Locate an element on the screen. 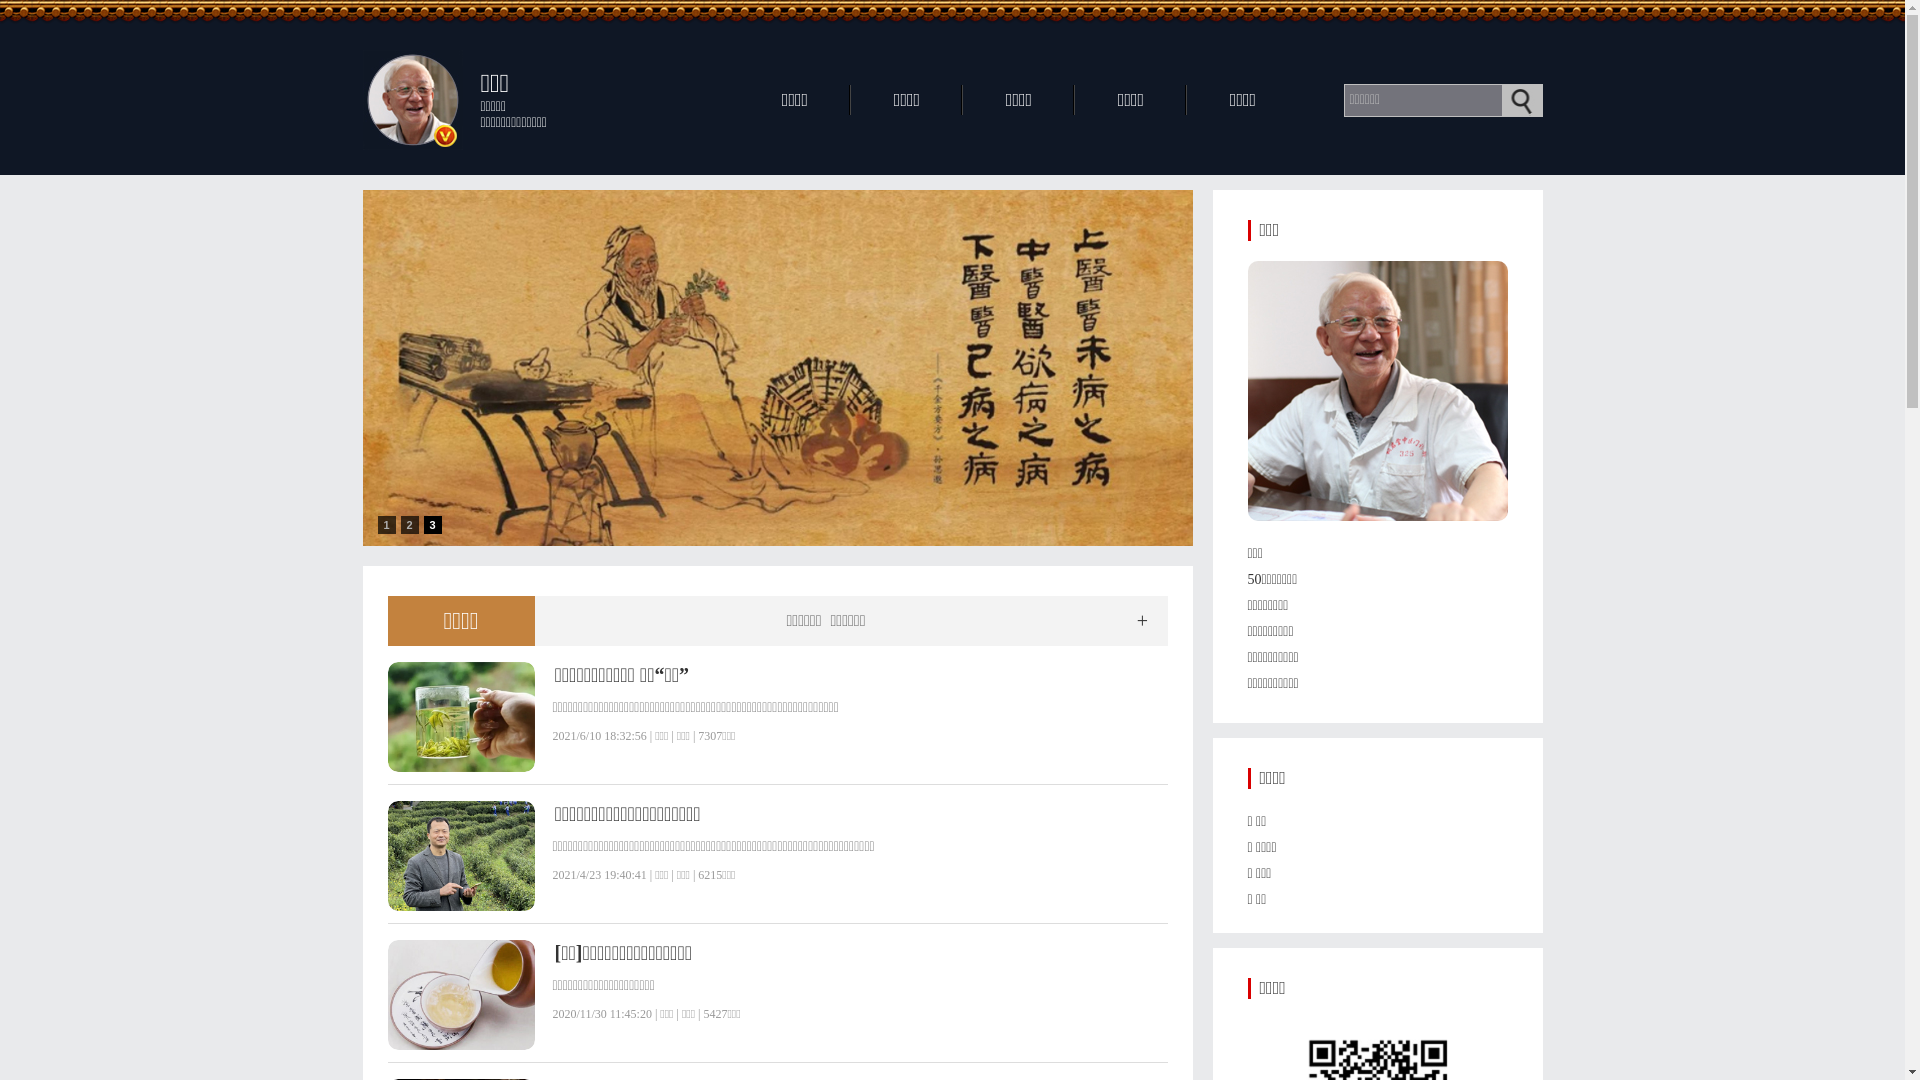 This screenshot has height=1080, width=1920. '1' is located at coordinates (387, 523).